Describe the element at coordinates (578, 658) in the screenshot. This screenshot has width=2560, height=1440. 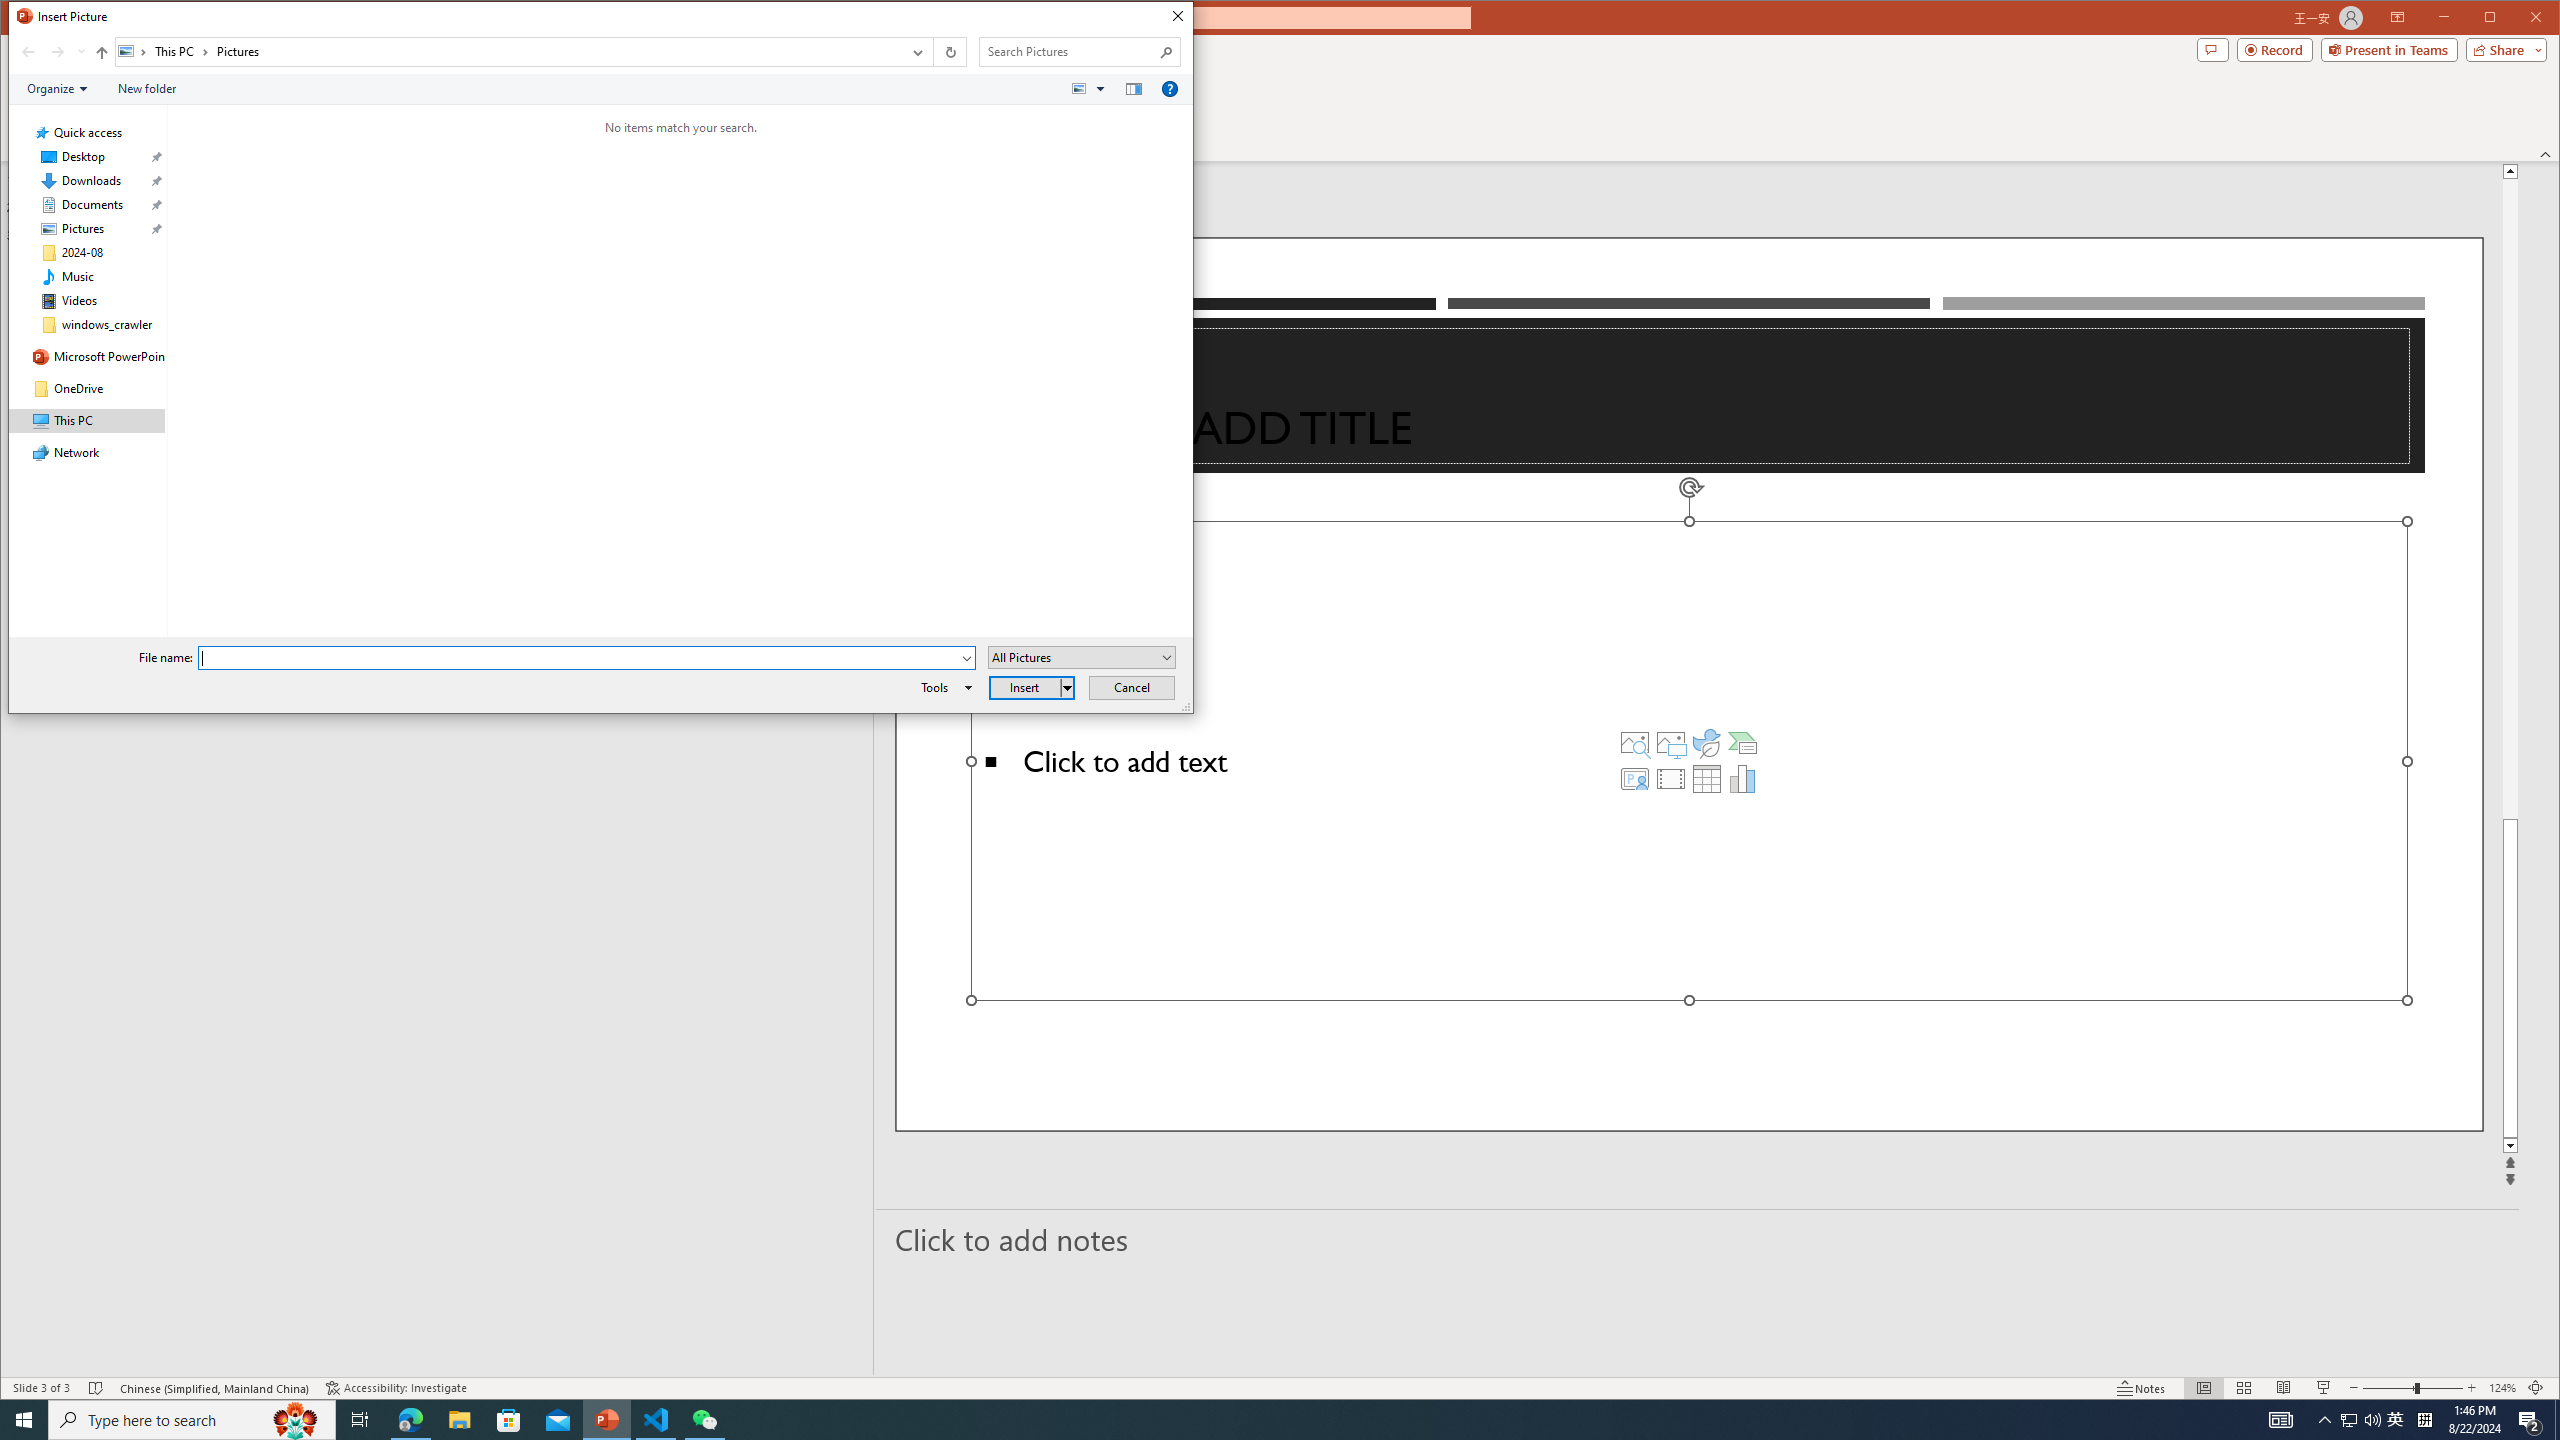
I see `'File name:'` at that location.